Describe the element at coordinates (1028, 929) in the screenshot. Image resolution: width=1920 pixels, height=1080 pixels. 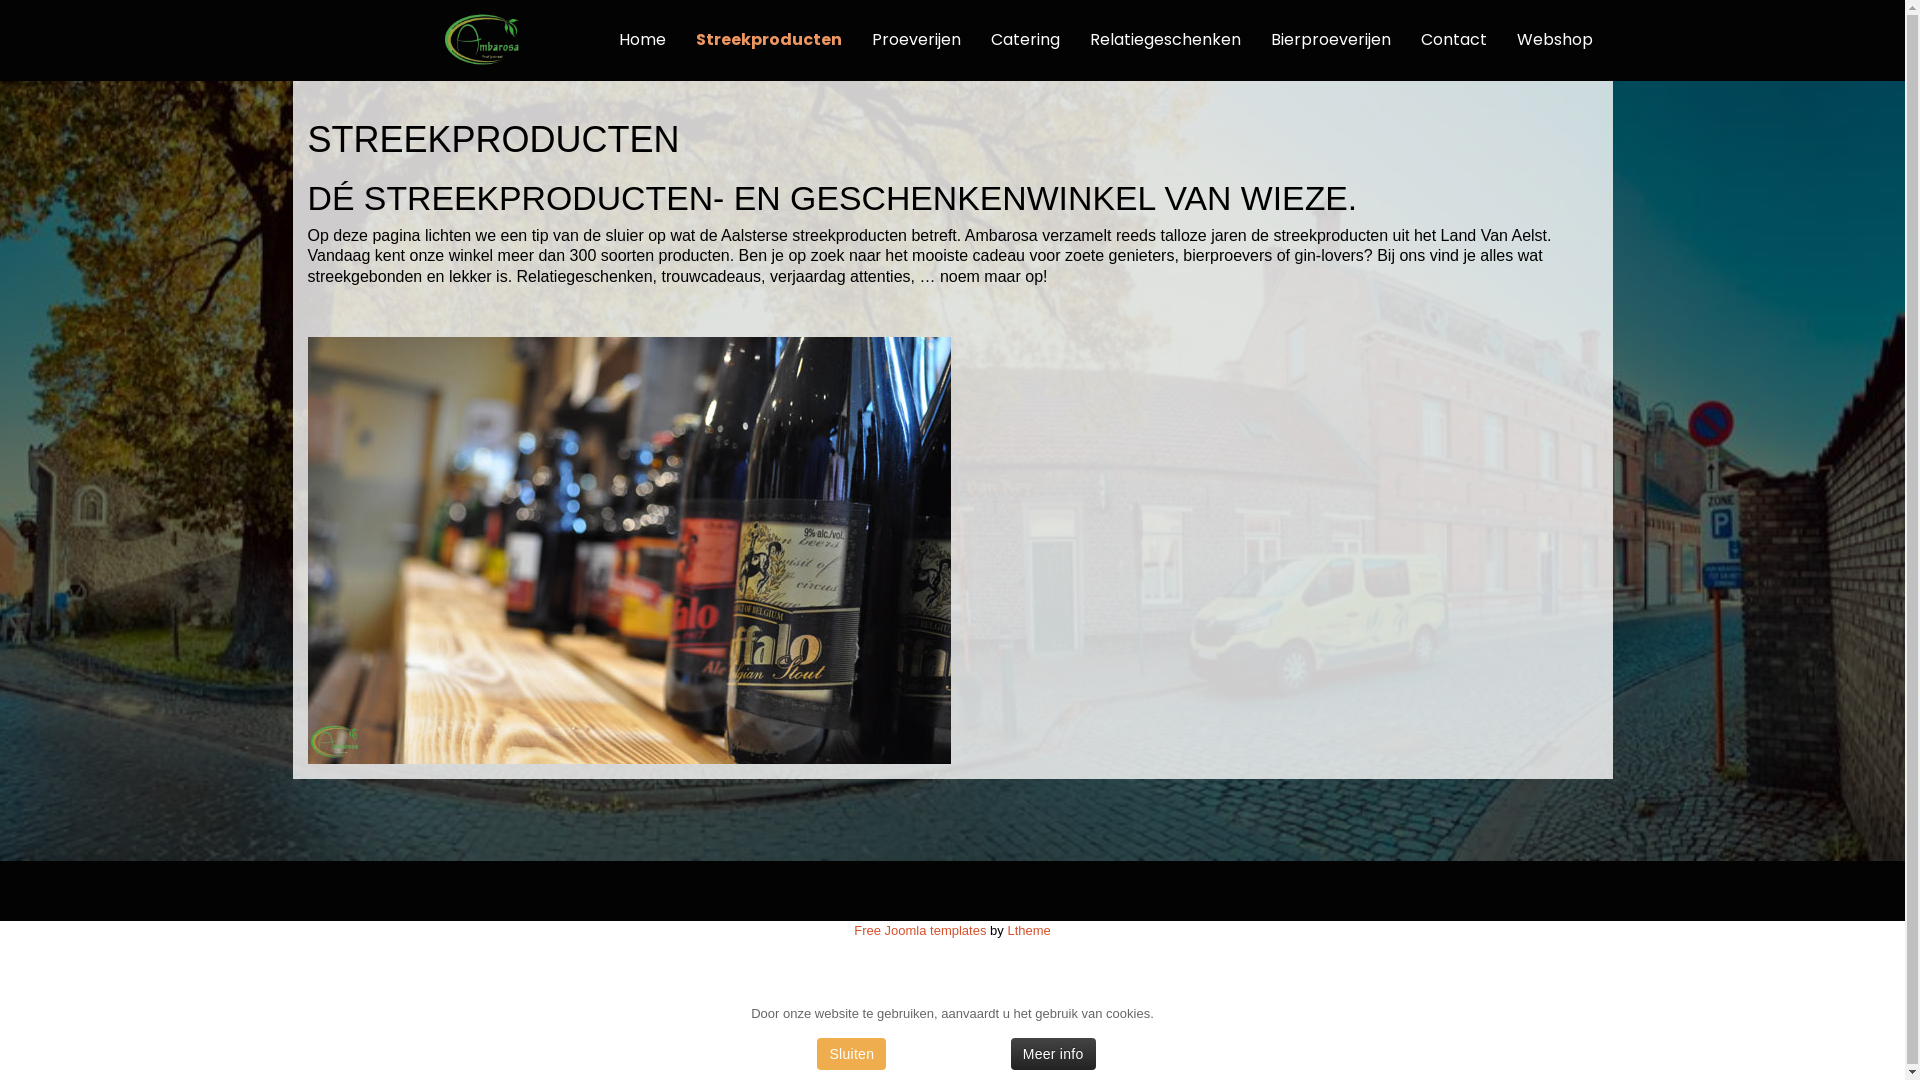
I see `'Ltheme'` at that location.